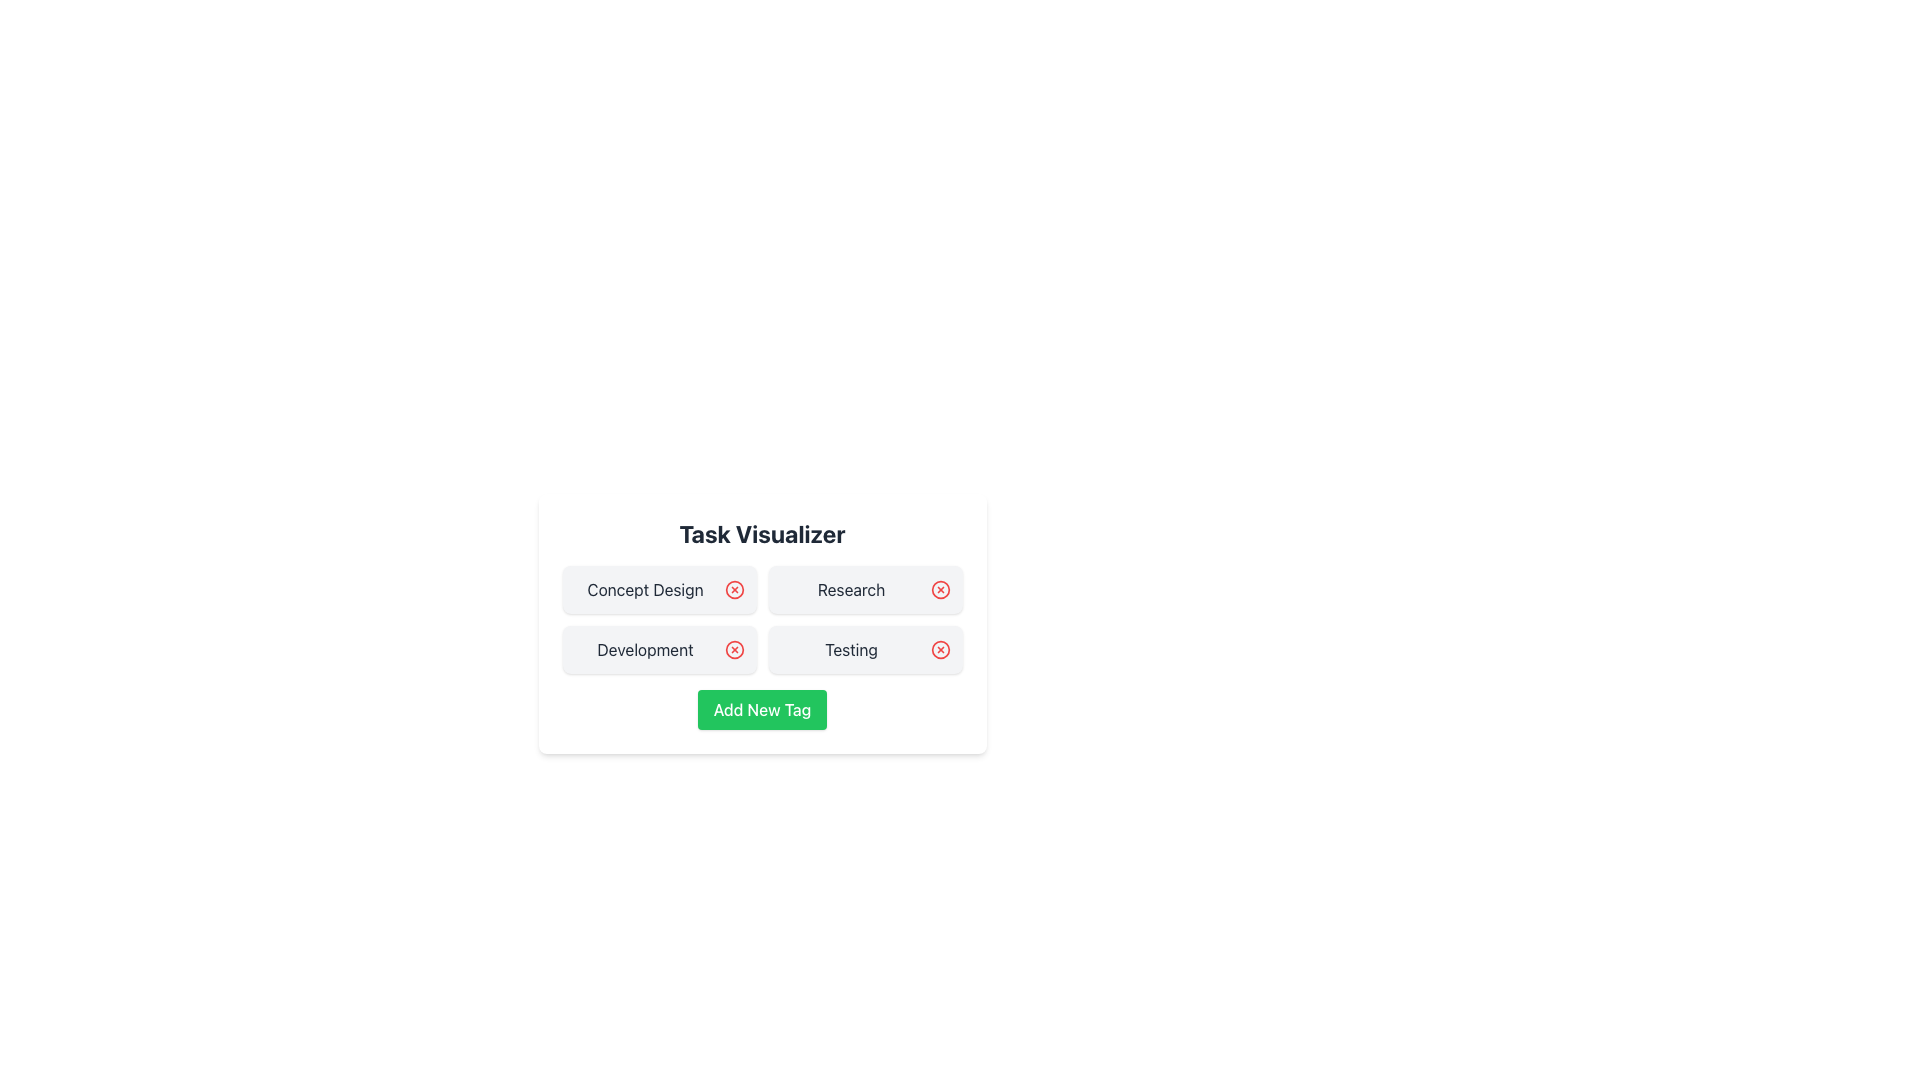 The height and width of the screenshot is (1080, 1920). What do you see at coordinates (761, 715) in the screenshot?
I see `a task within the central task management card` at bounding box center [761, 715].